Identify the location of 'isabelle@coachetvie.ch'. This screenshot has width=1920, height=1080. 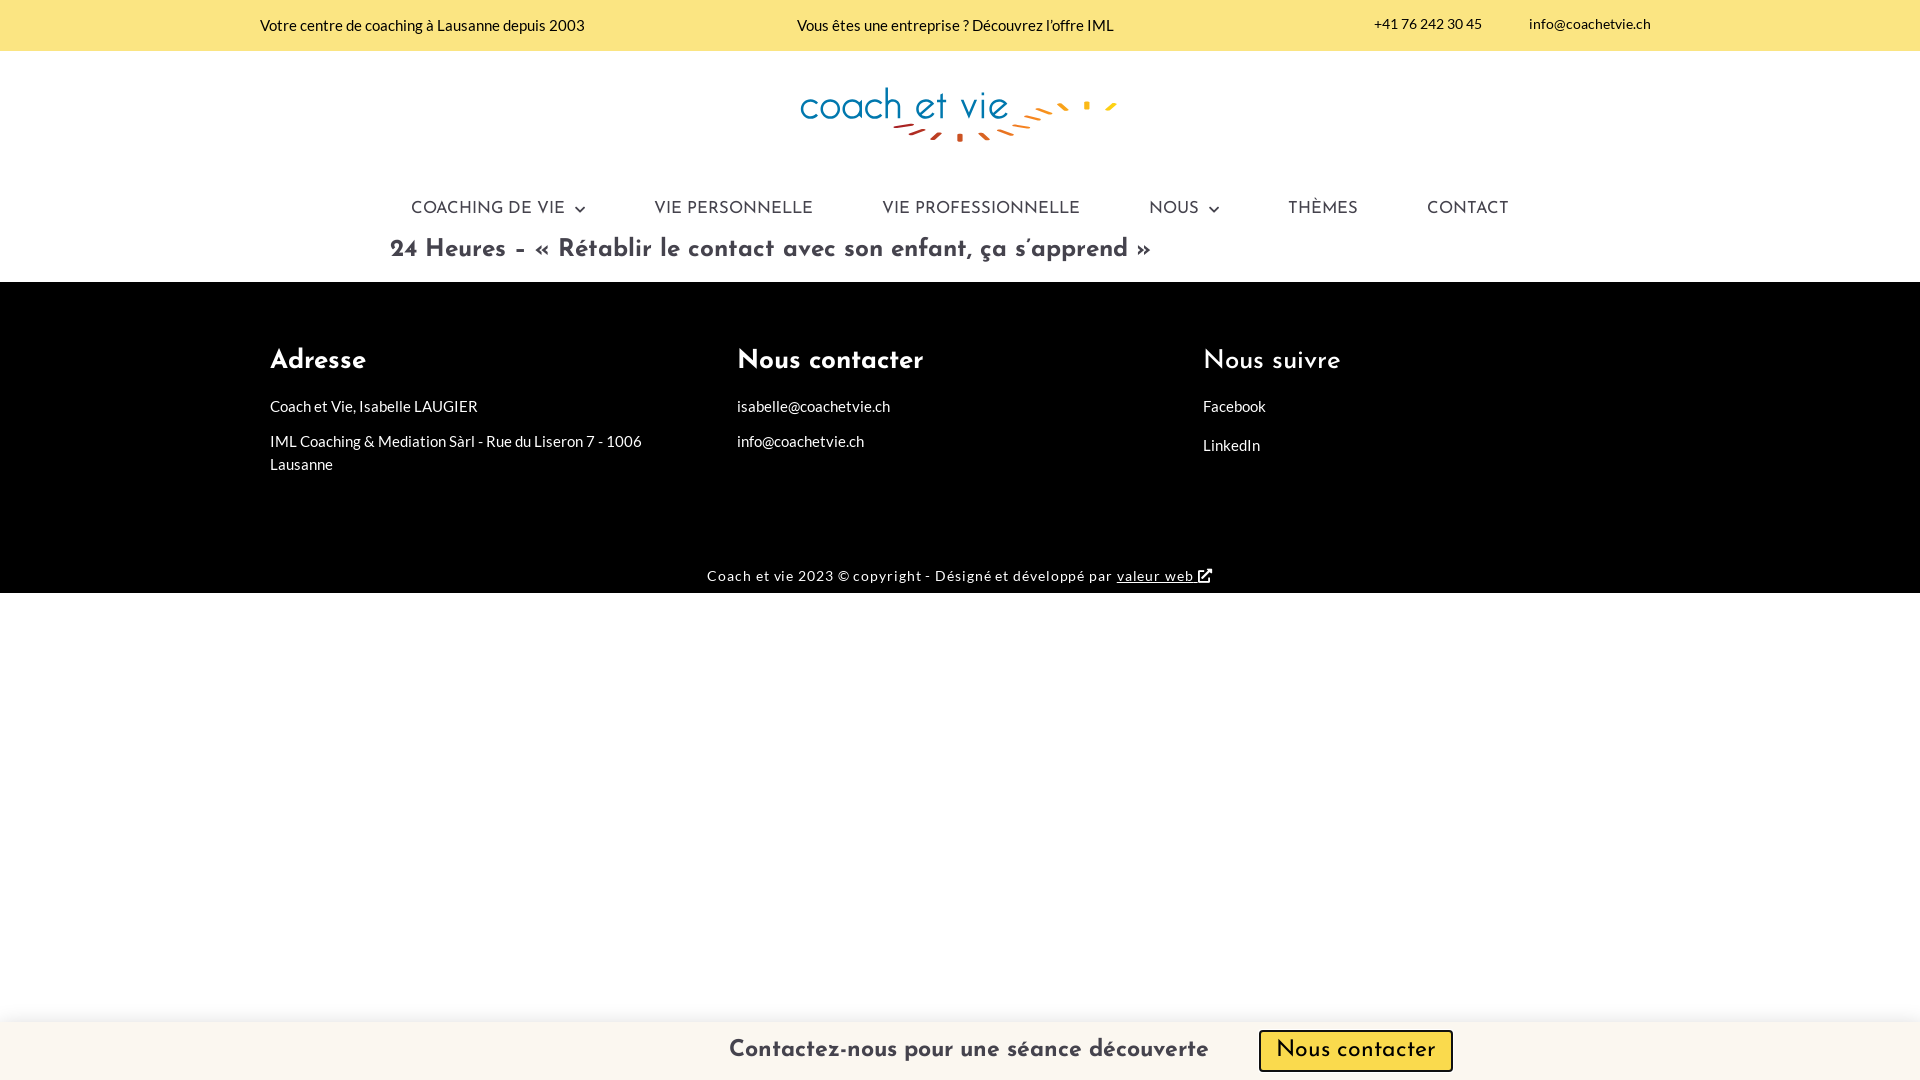
(736, 405).